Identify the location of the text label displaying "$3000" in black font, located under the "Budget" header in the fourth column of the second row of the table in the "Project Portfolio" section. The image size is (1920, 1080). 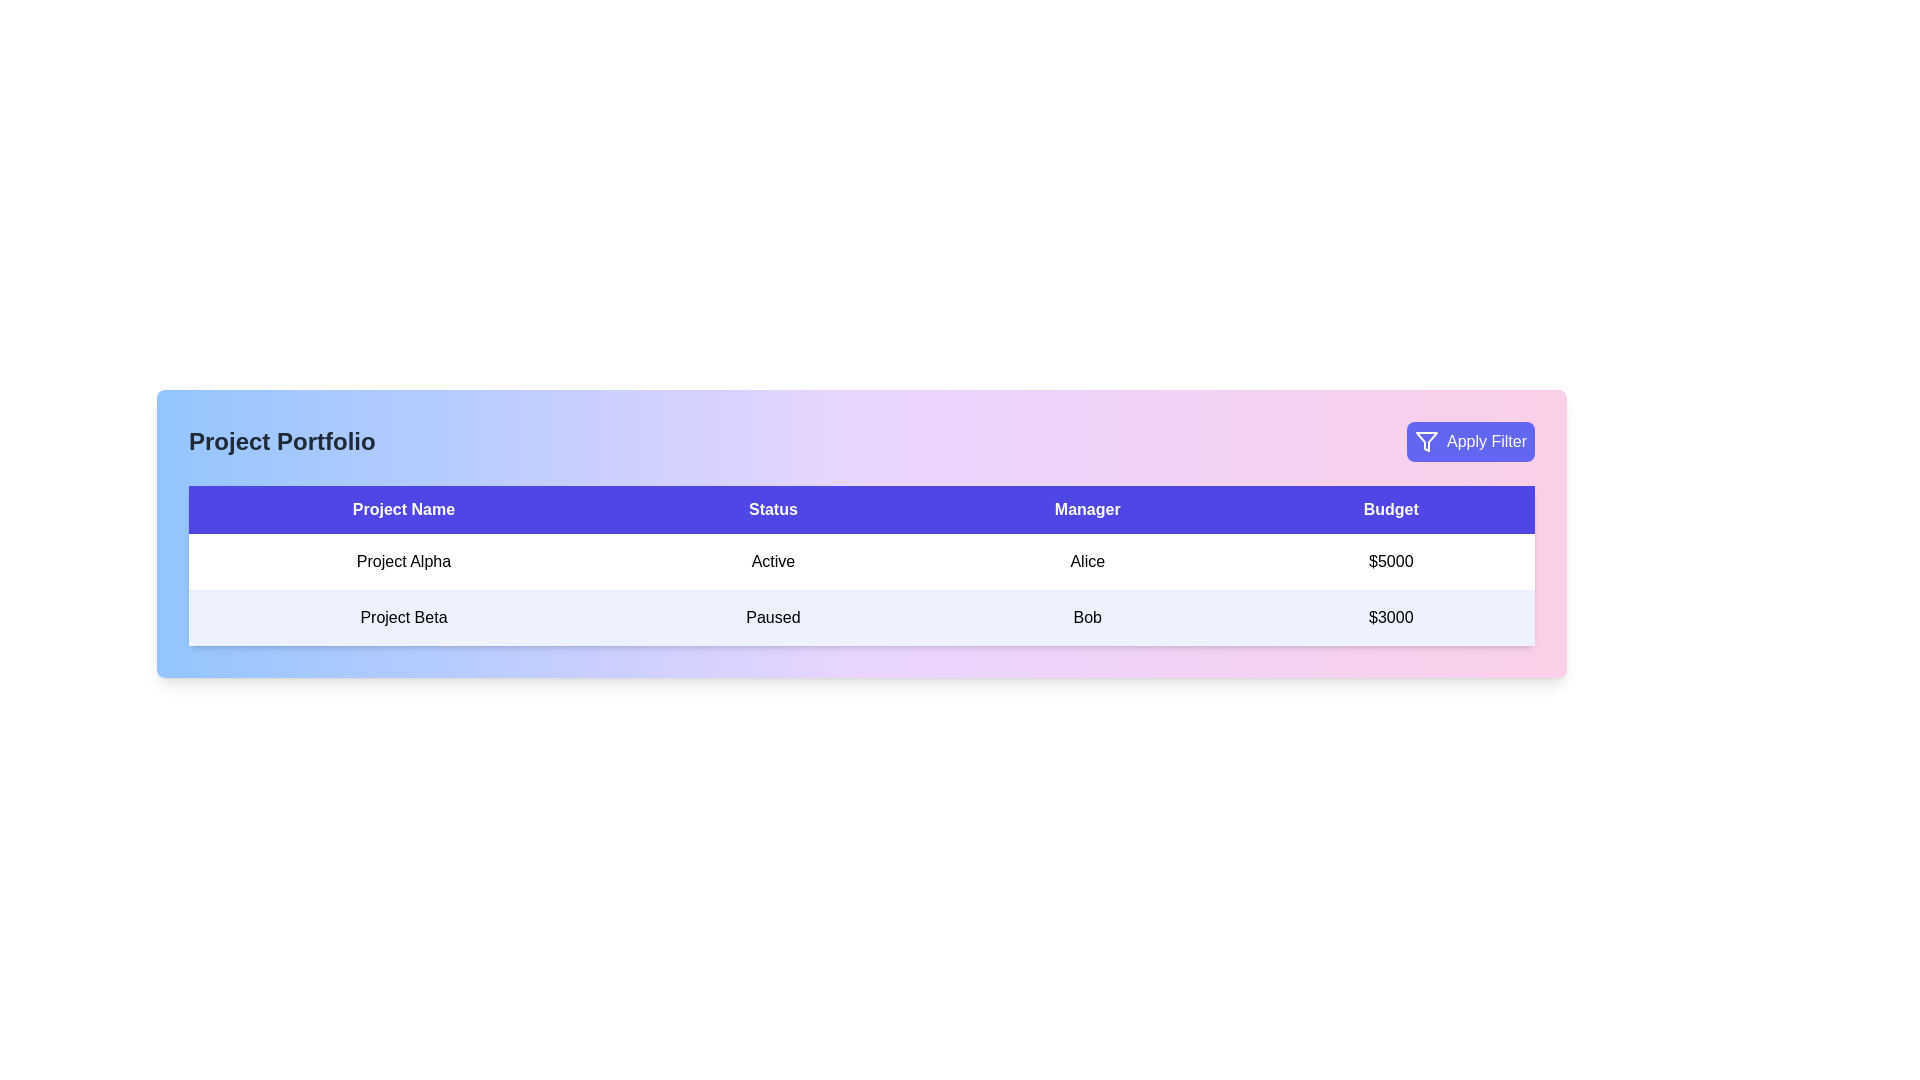
(1390, 616).